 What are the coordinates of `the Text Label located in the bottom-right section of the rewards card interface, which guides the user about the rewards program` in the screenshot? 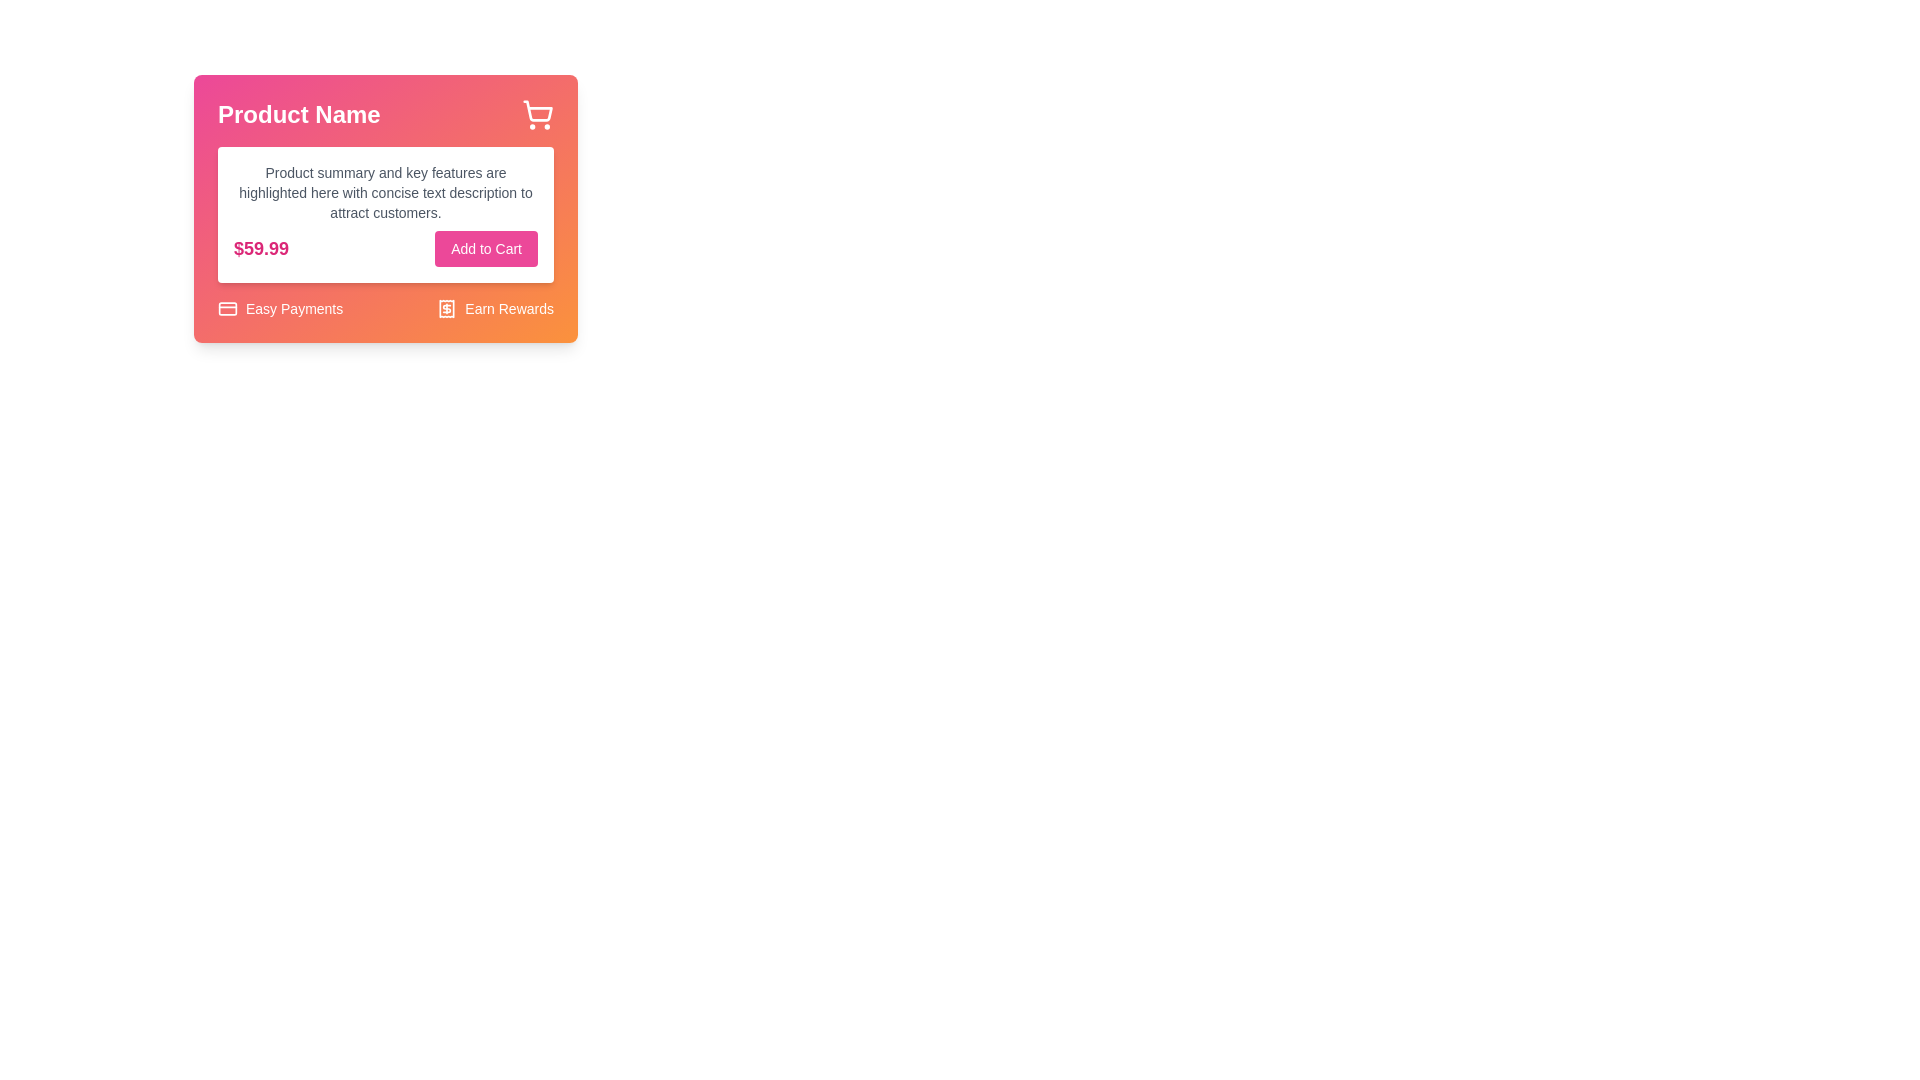 It's located at (509, 308).